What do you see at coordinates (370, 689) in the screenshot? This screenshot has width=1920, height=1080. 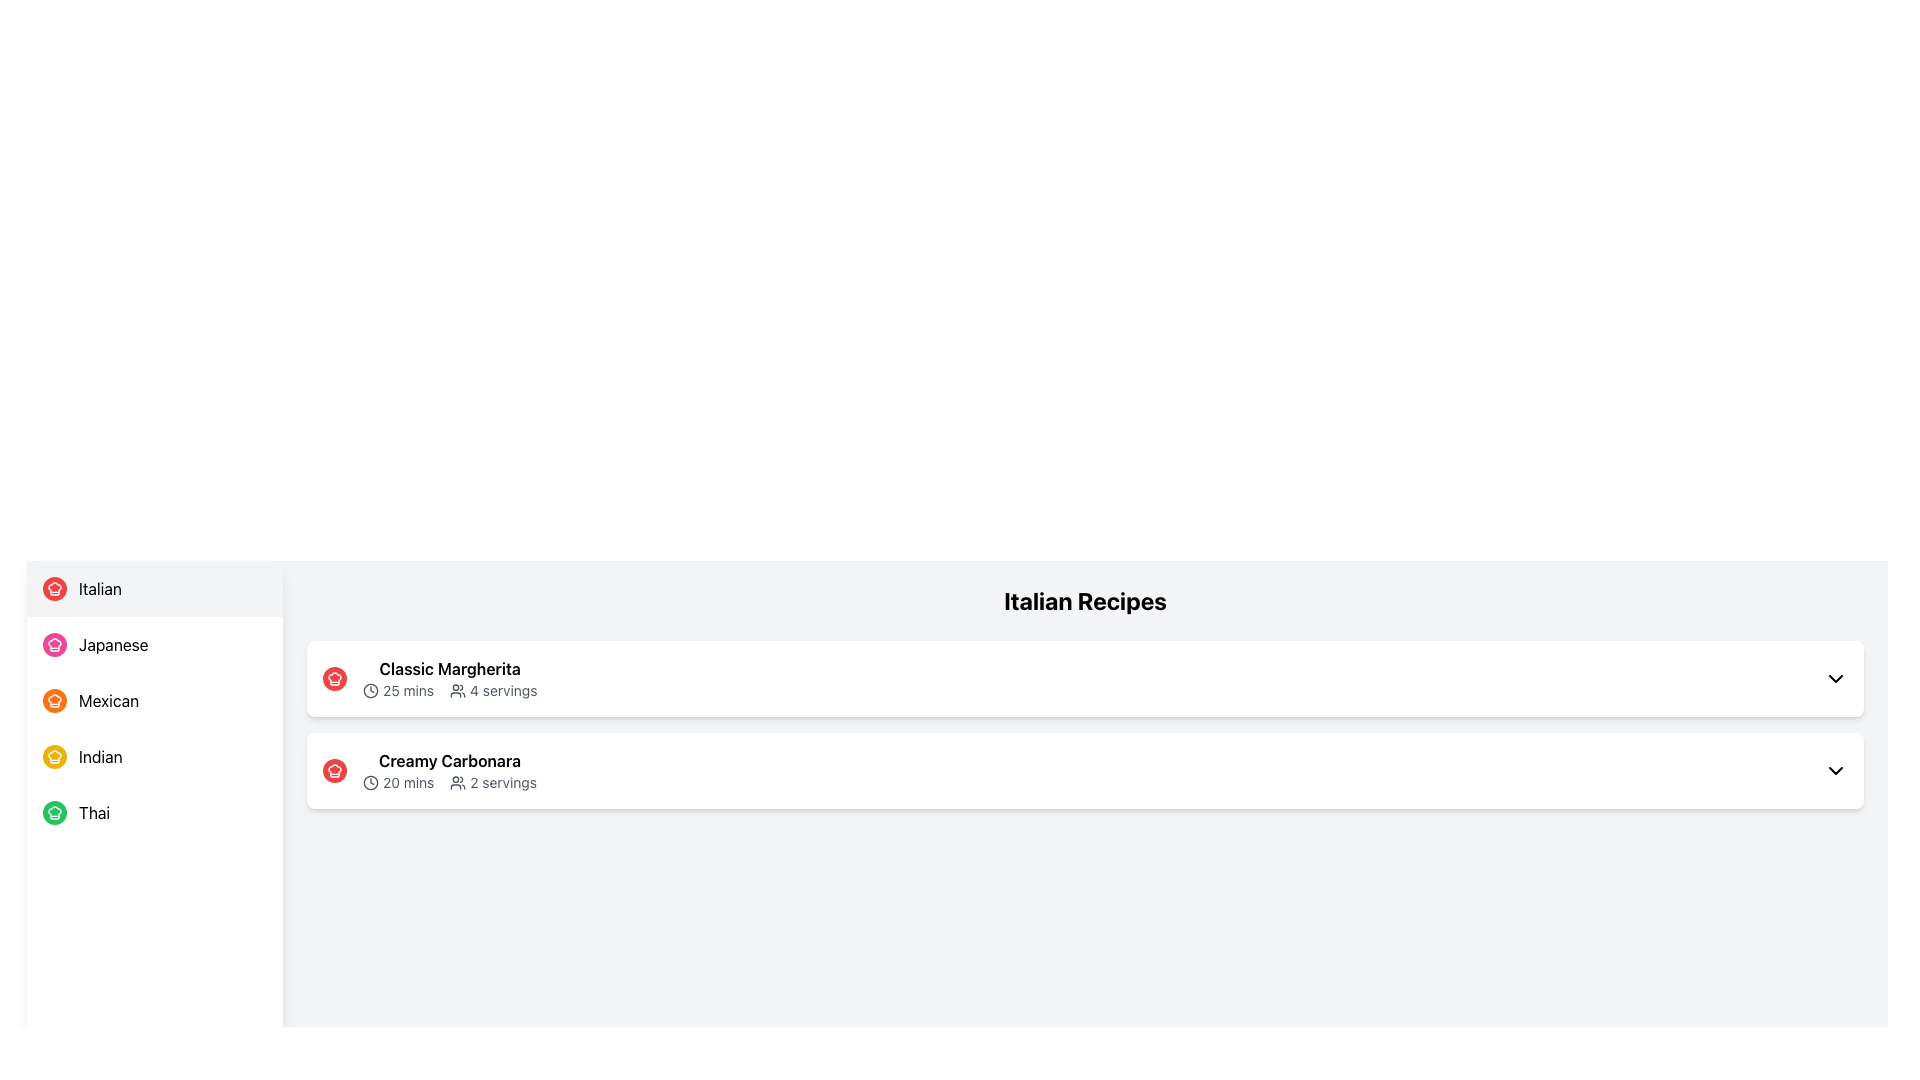 I see `the circular frame of the clock icon located to the left of the text '25 mins' in the 'Classic Margherita' recipe card` at bounding box center [370, 689].